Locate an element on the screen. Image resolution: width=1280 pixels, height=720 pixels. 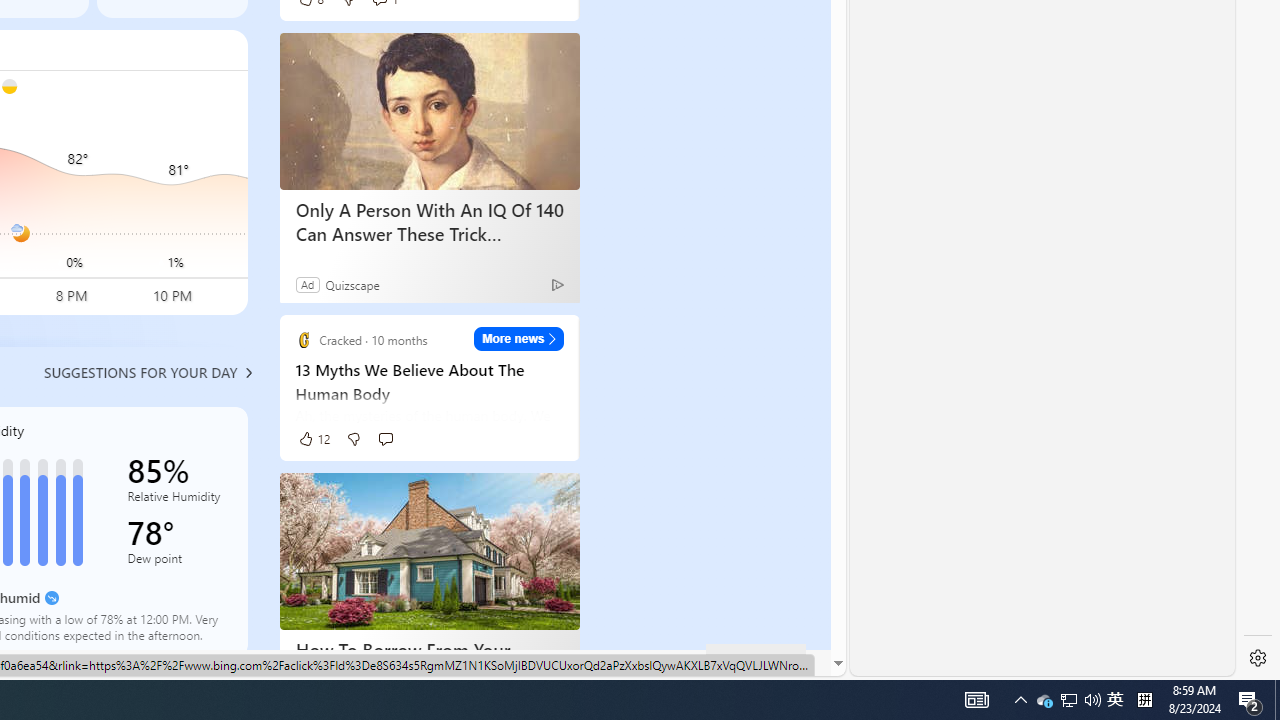
'Dew point' is located at coordinates (177, 562).